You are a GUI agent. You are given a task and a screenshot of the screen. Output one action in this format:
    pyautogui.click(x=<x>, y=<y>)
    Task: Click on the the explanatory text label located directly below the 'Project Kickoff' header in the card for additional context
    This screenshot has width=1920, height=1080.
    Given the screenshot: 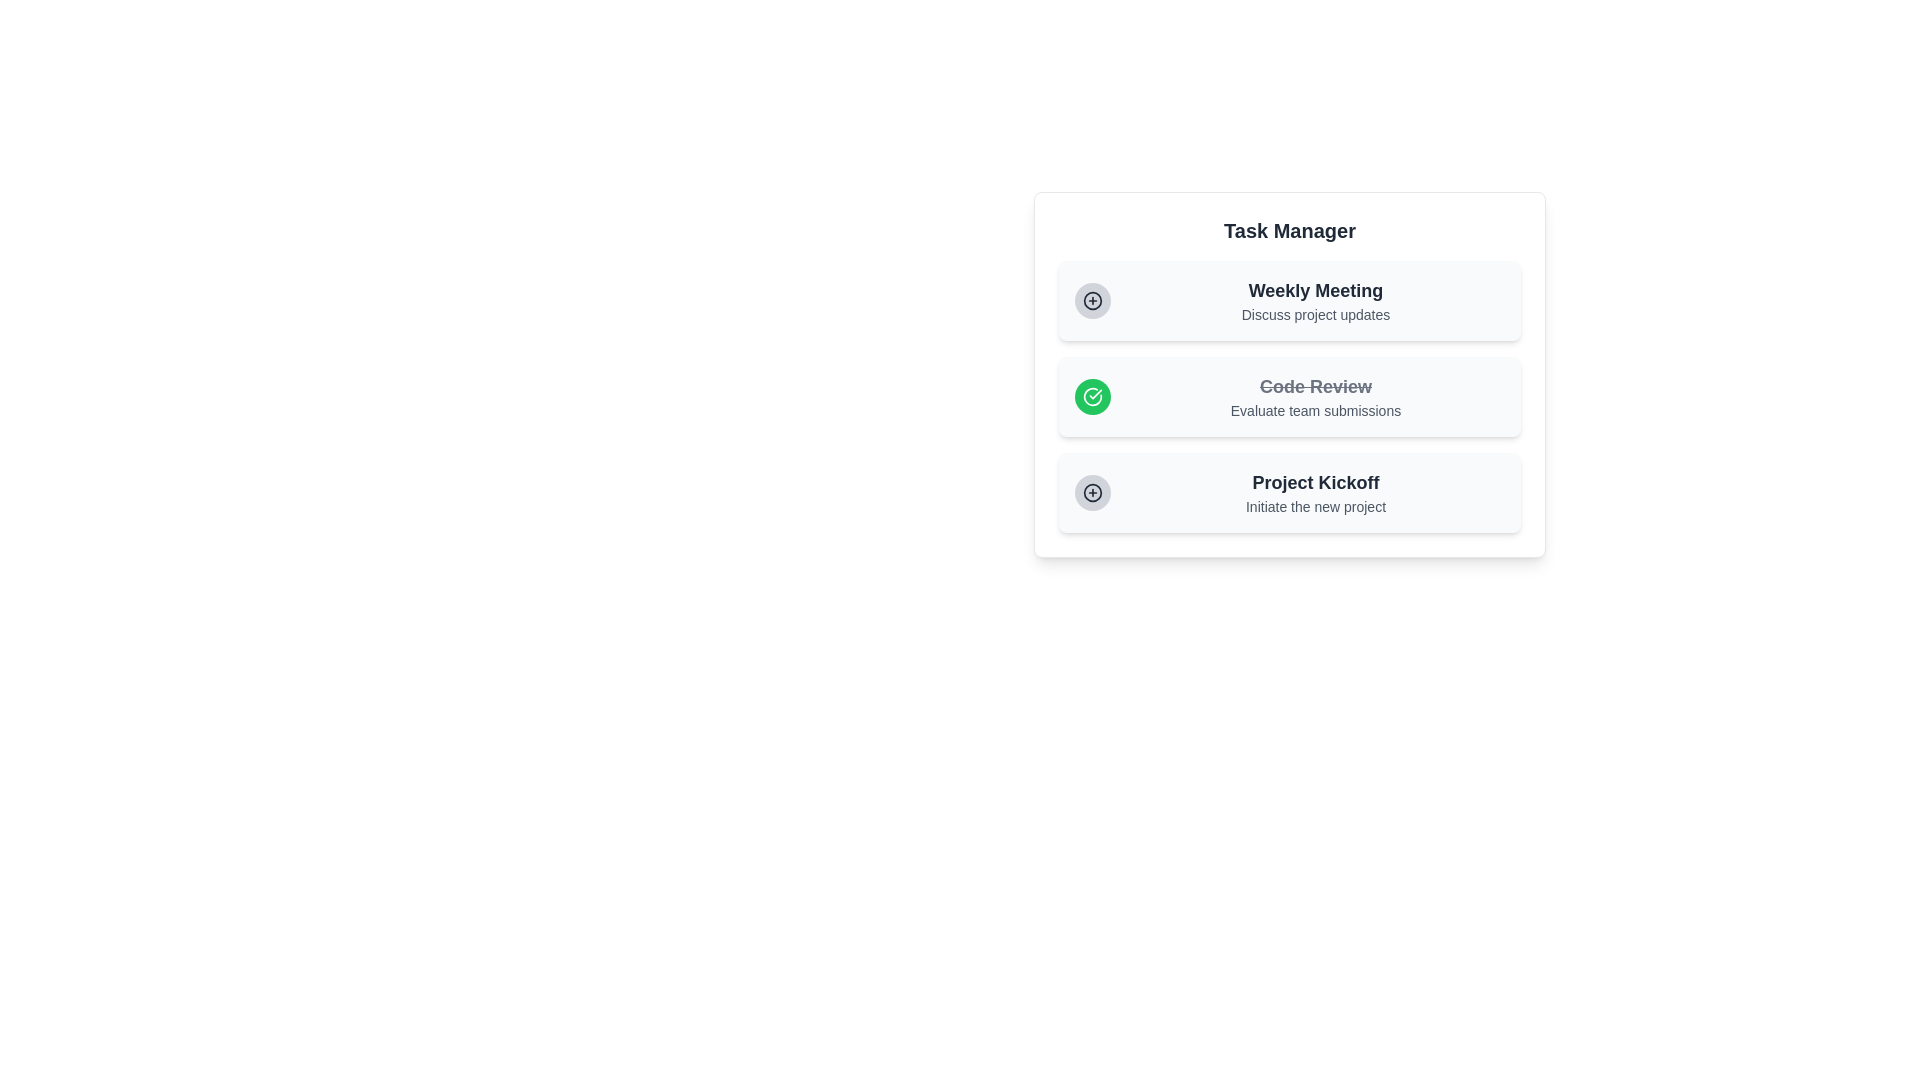 What is the action you would take?
    pyautogui.click(x=1315, y=505)
    